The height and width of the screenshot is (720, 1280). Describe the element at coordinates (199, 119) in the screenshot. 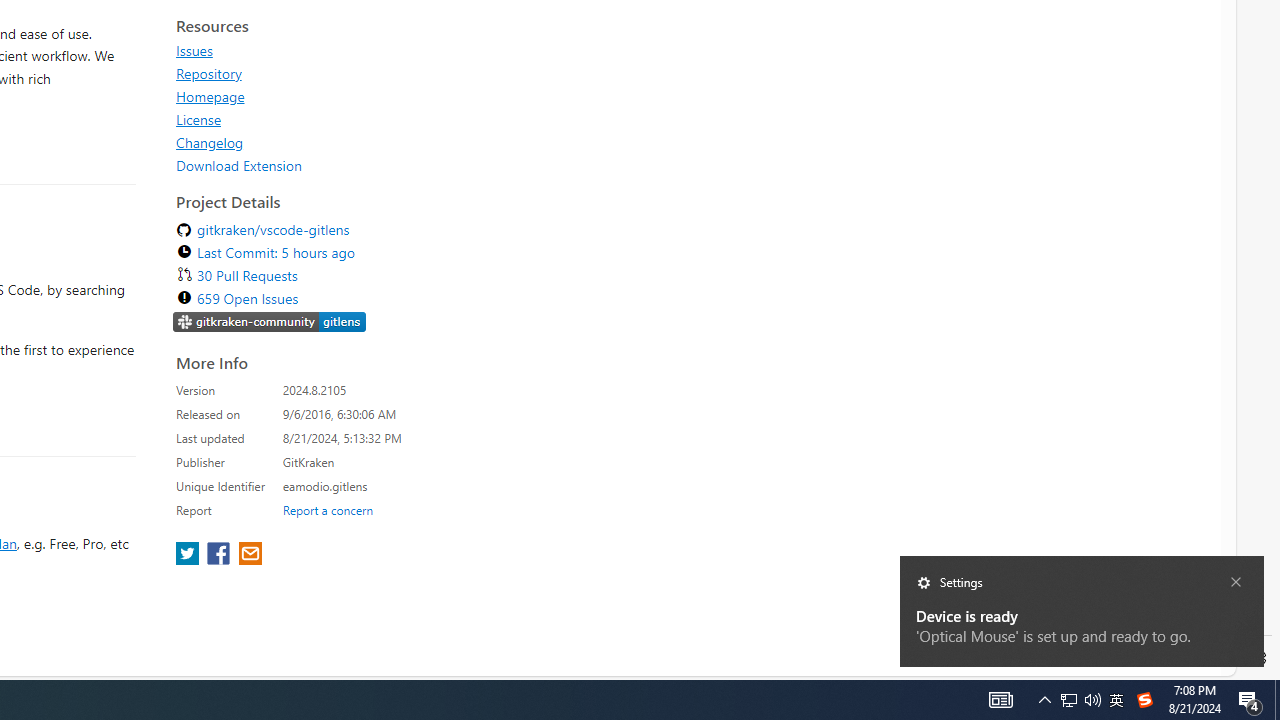

I see `'License'` at that location.